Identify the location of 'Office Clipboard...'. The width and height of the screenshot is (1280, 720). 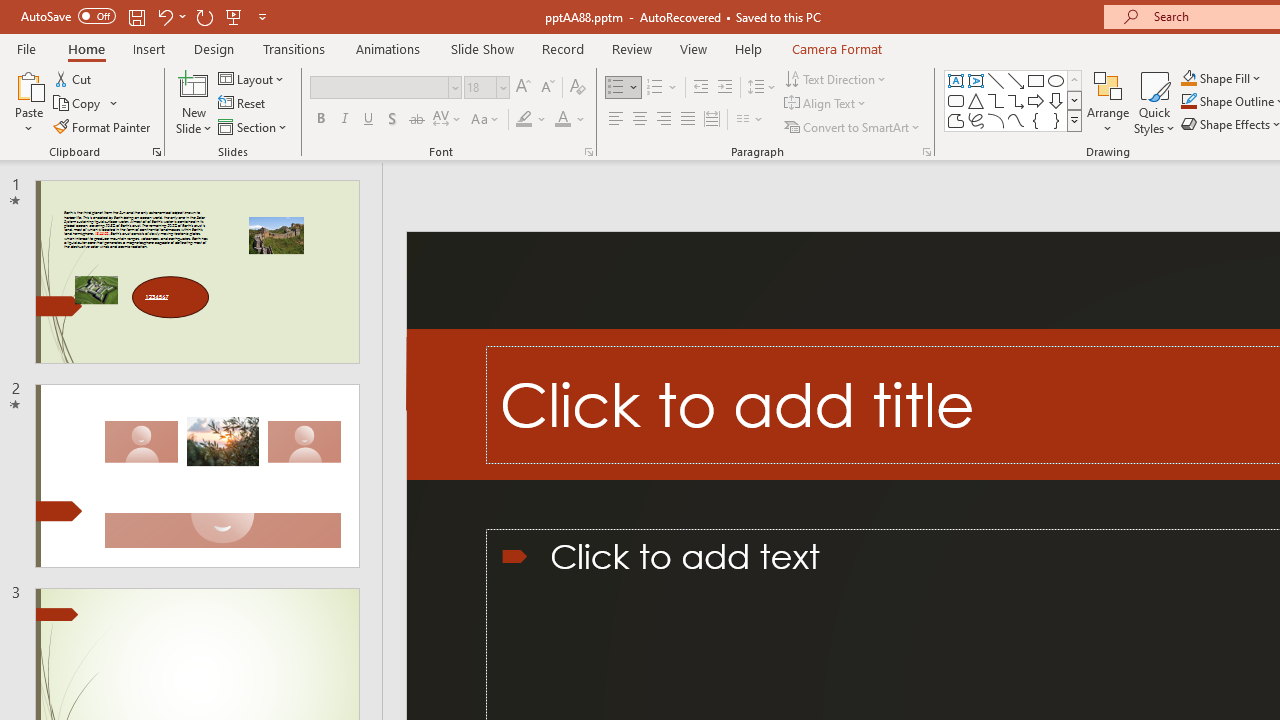
(155, 150).